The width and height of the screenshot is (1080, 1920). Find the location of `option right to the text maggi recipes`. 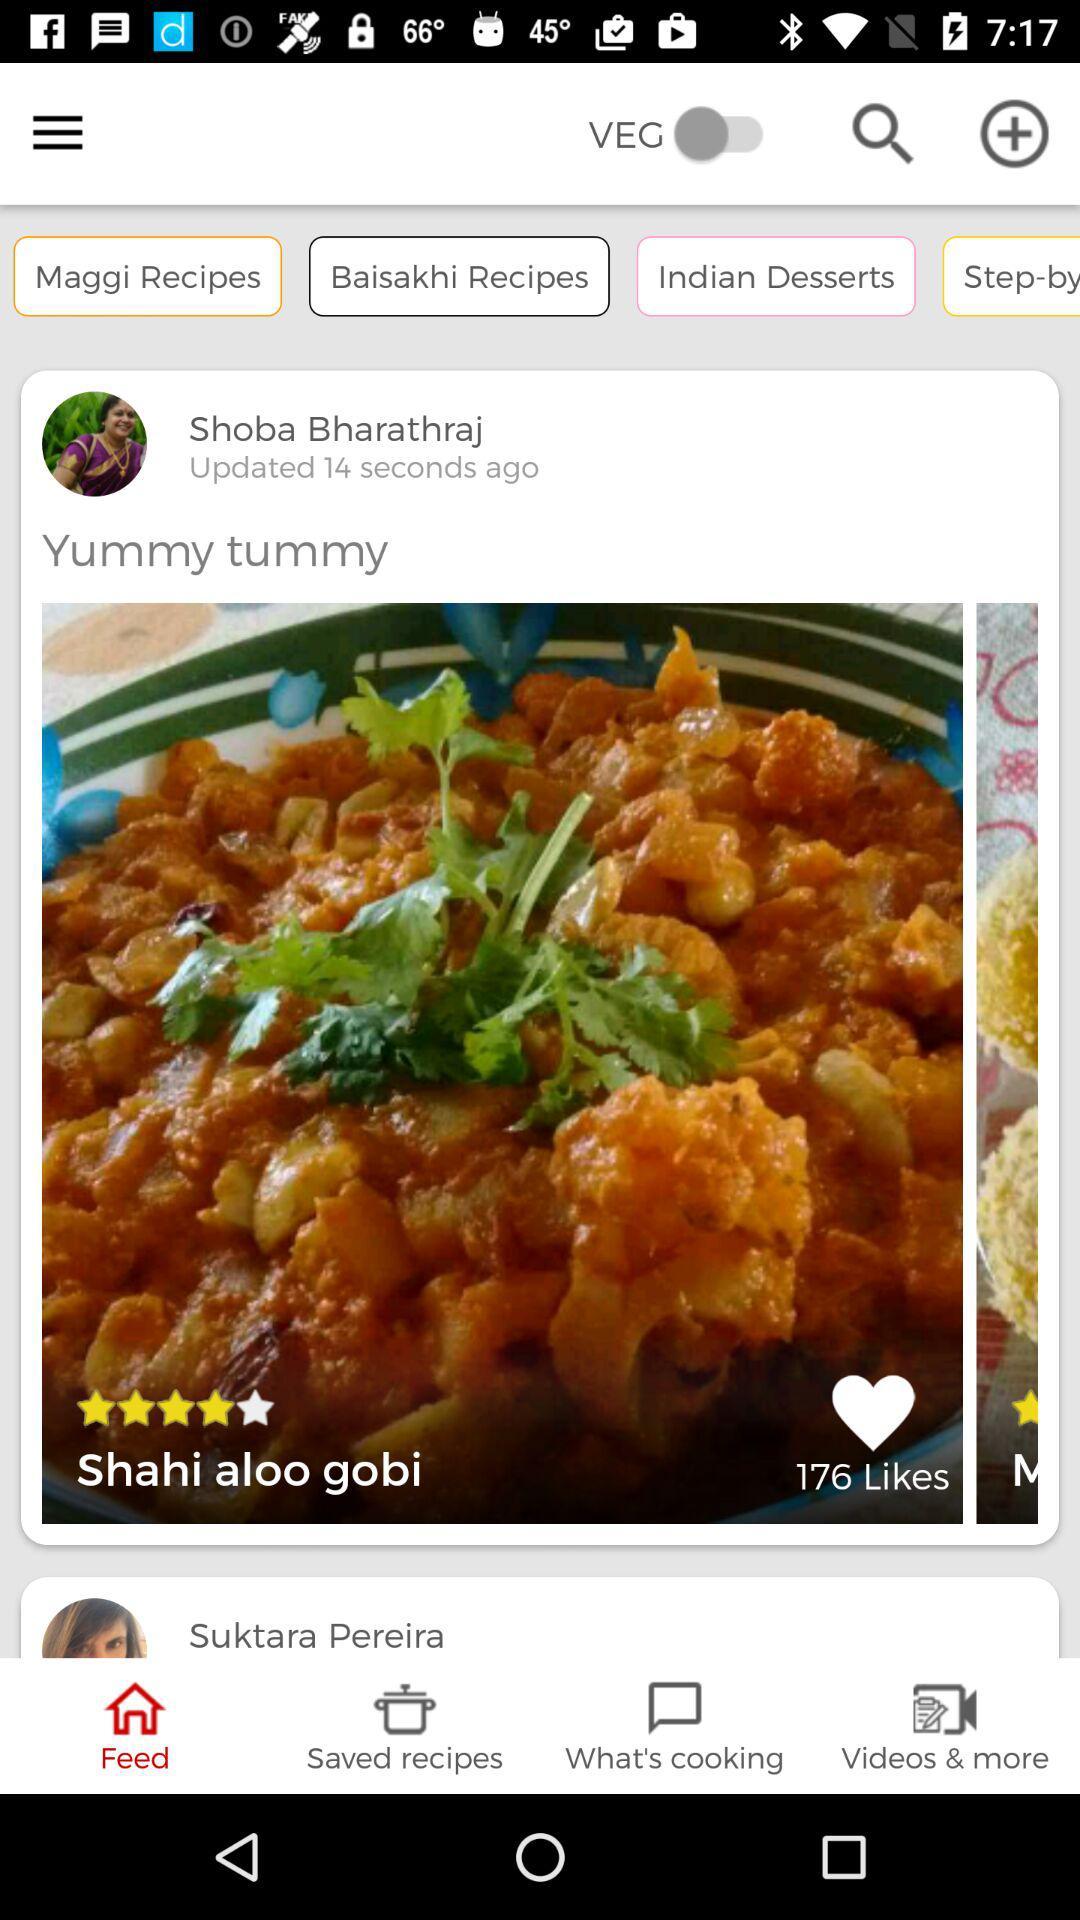

option right to the text maggi recipes is located at coordinates (459, 275).